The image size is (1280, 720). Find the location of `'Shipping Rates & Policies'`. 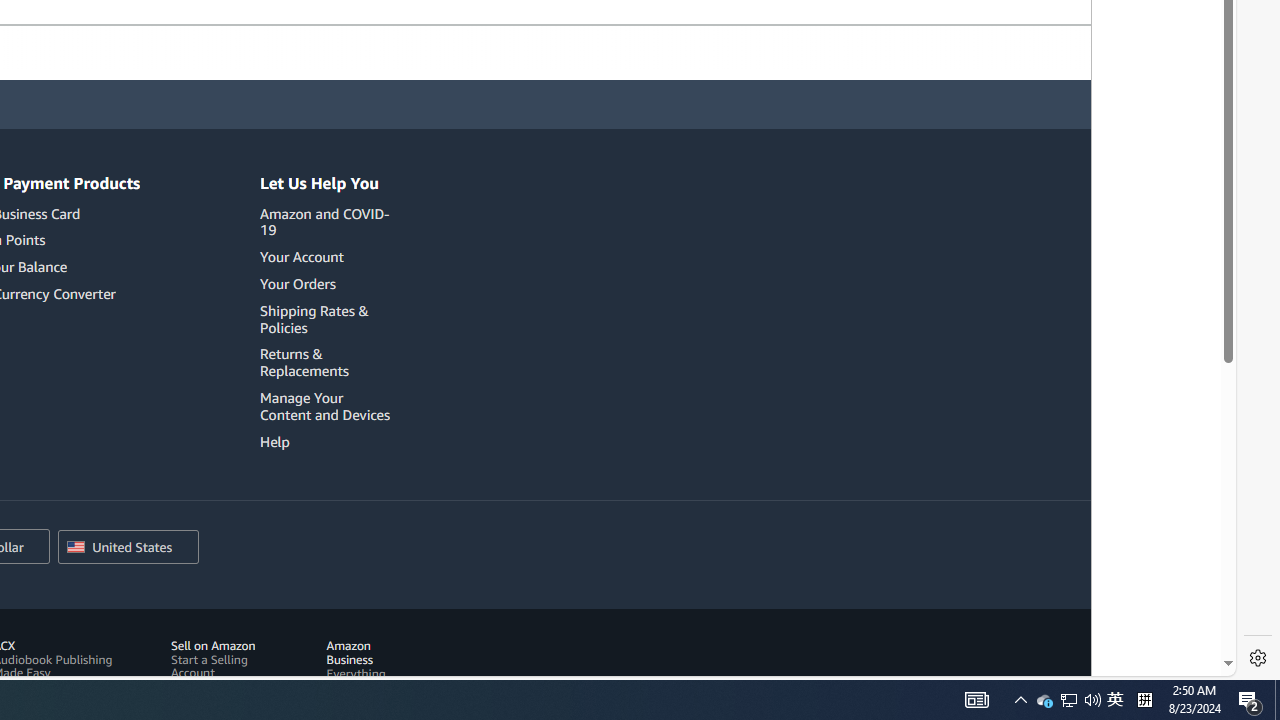

'Shipping Rates & Policies' is located at coordinates (328, 318).